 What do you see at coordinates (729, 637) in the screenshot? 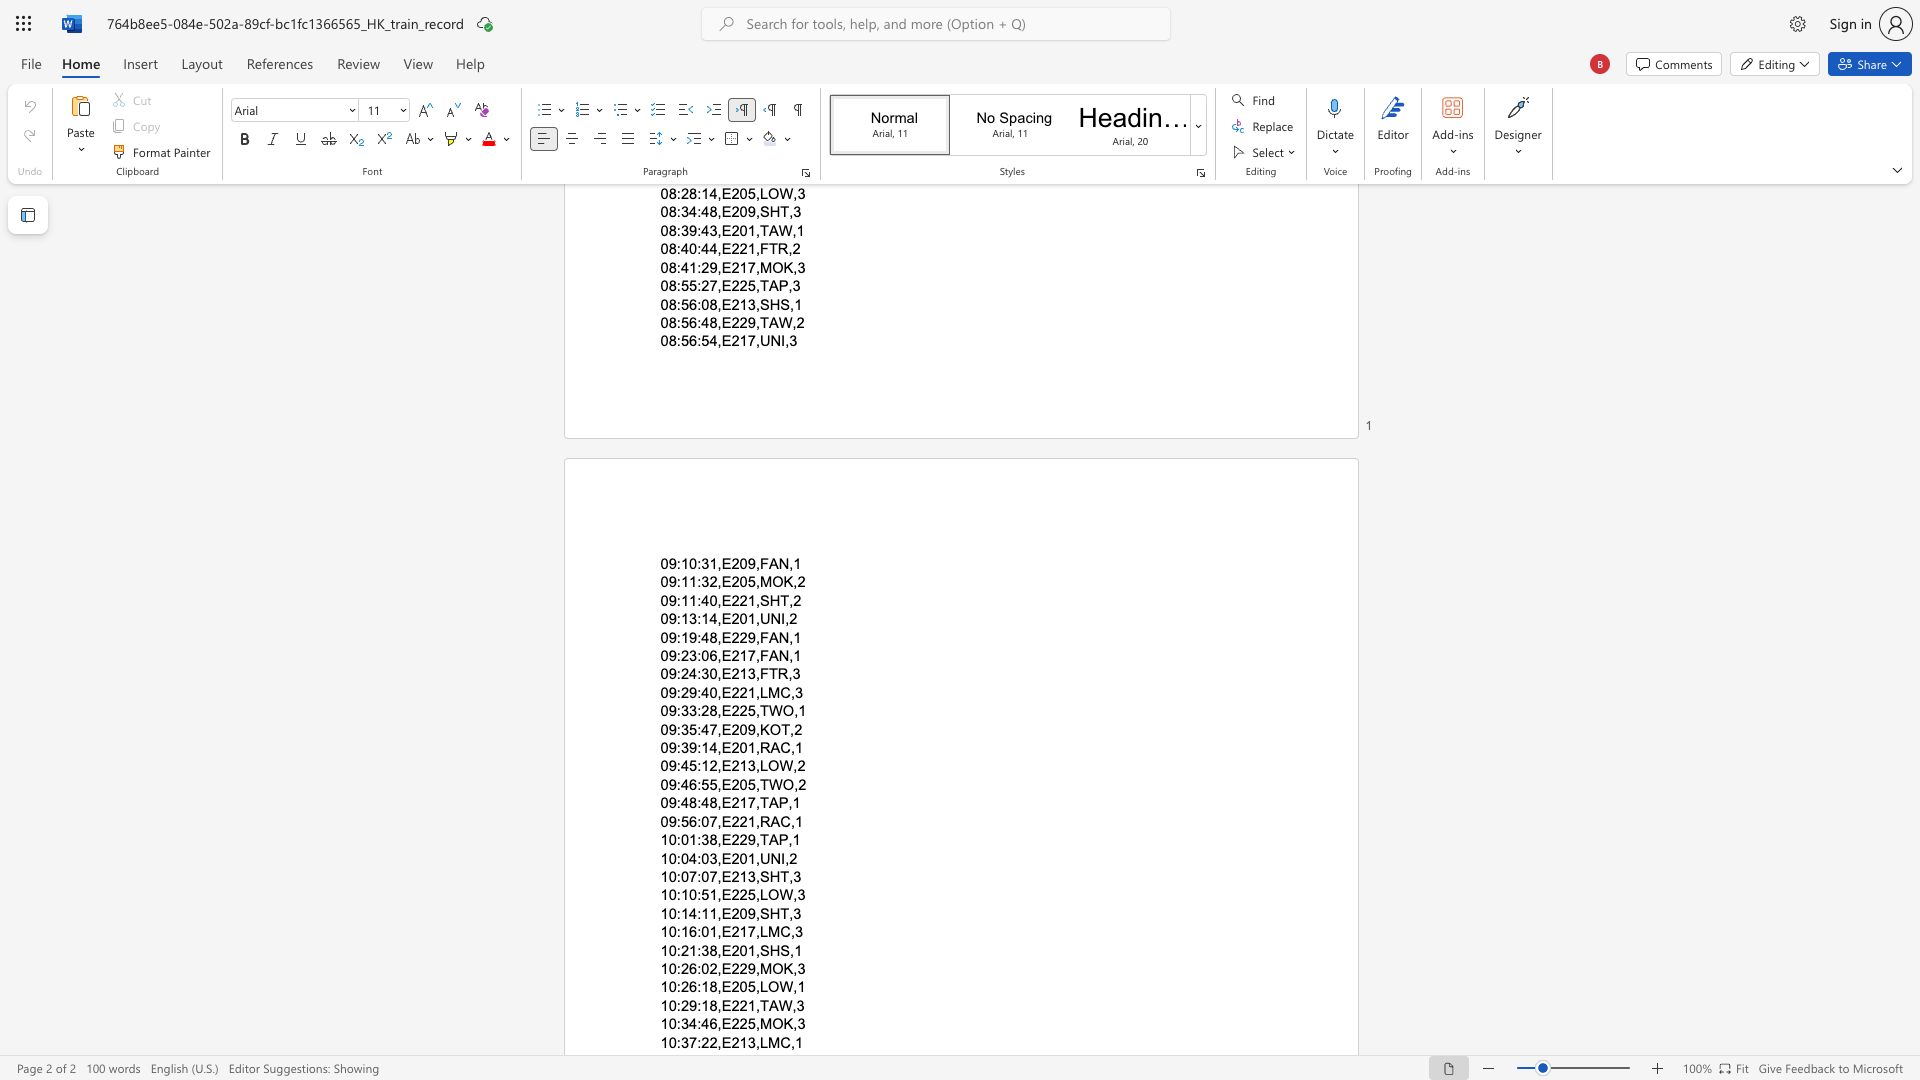
I see `the space between the continuous character "E" and "2" in the text` at bounding box center [729, 637].